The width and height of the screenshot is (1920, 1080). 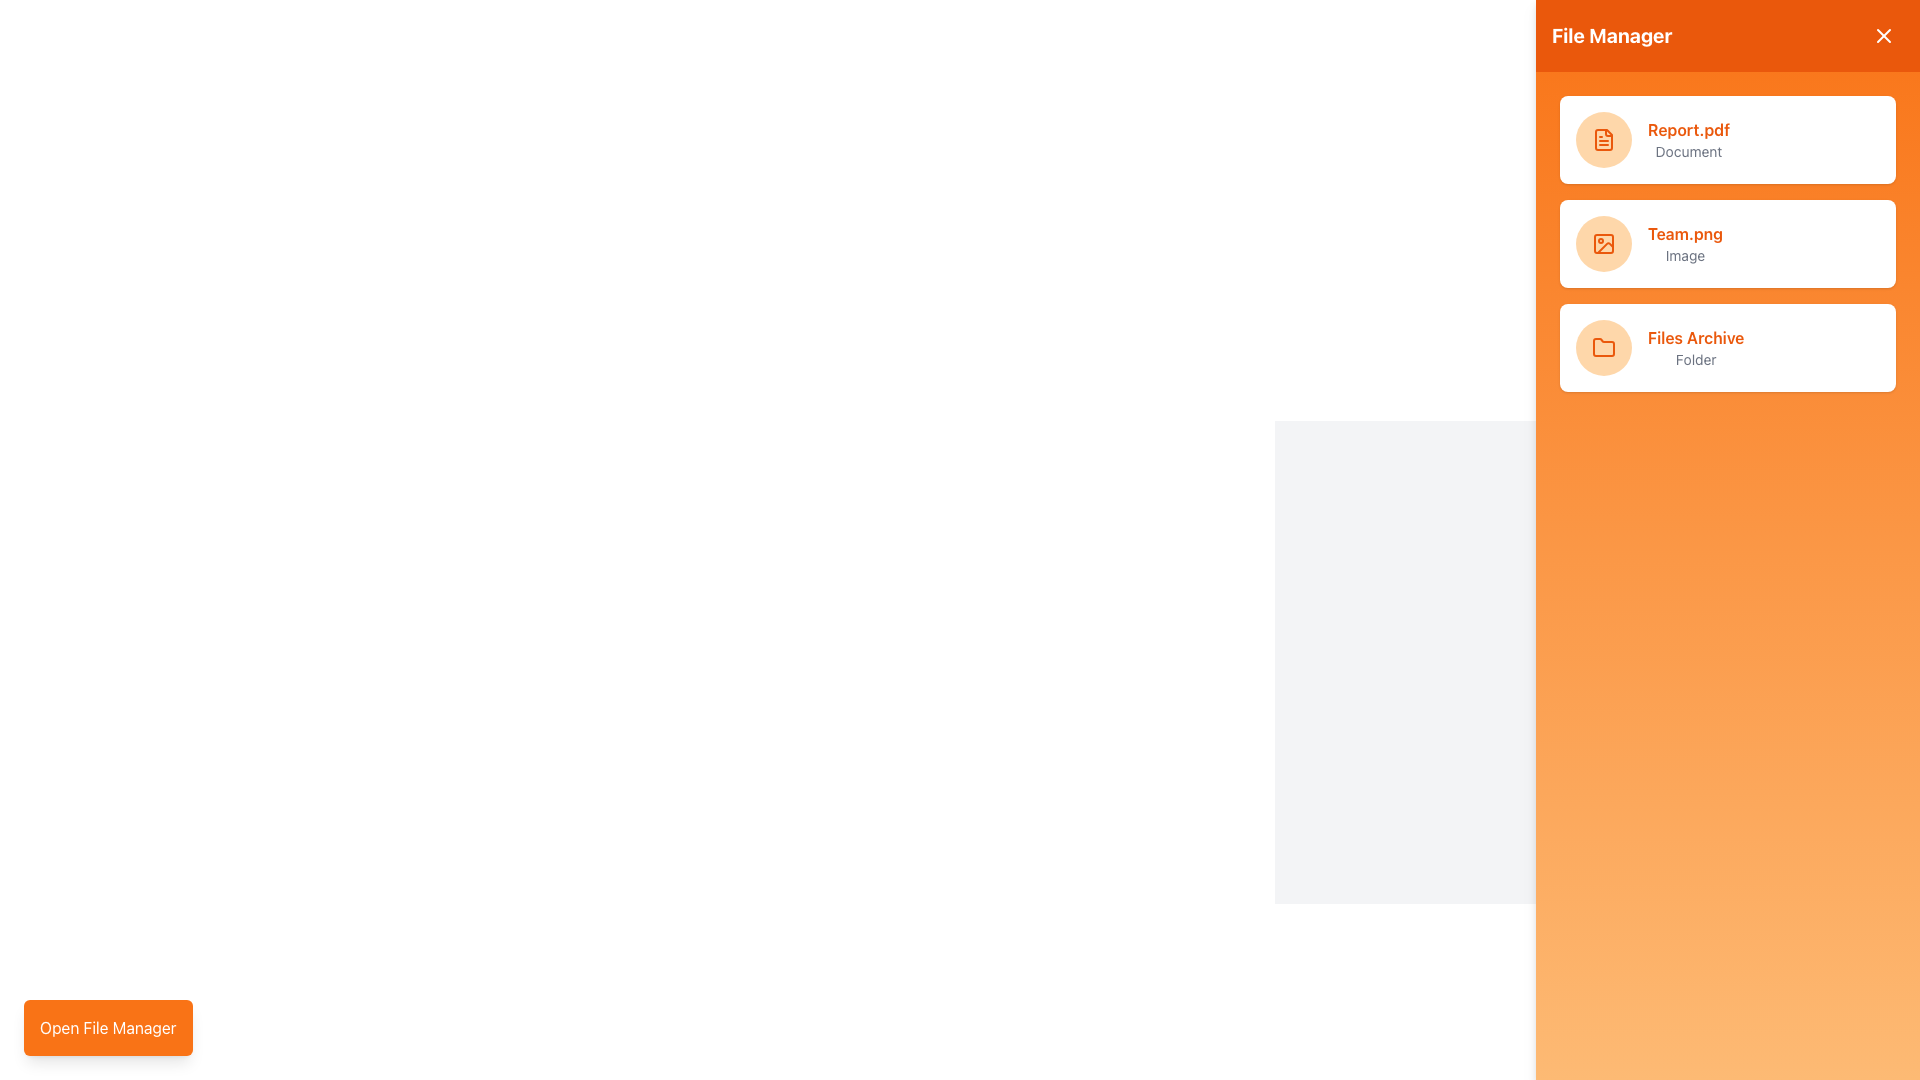 What do you see at coordinates (1727, 242) in the screenshot?
I see `the second selectable card` at bounding box center [1727, 242].